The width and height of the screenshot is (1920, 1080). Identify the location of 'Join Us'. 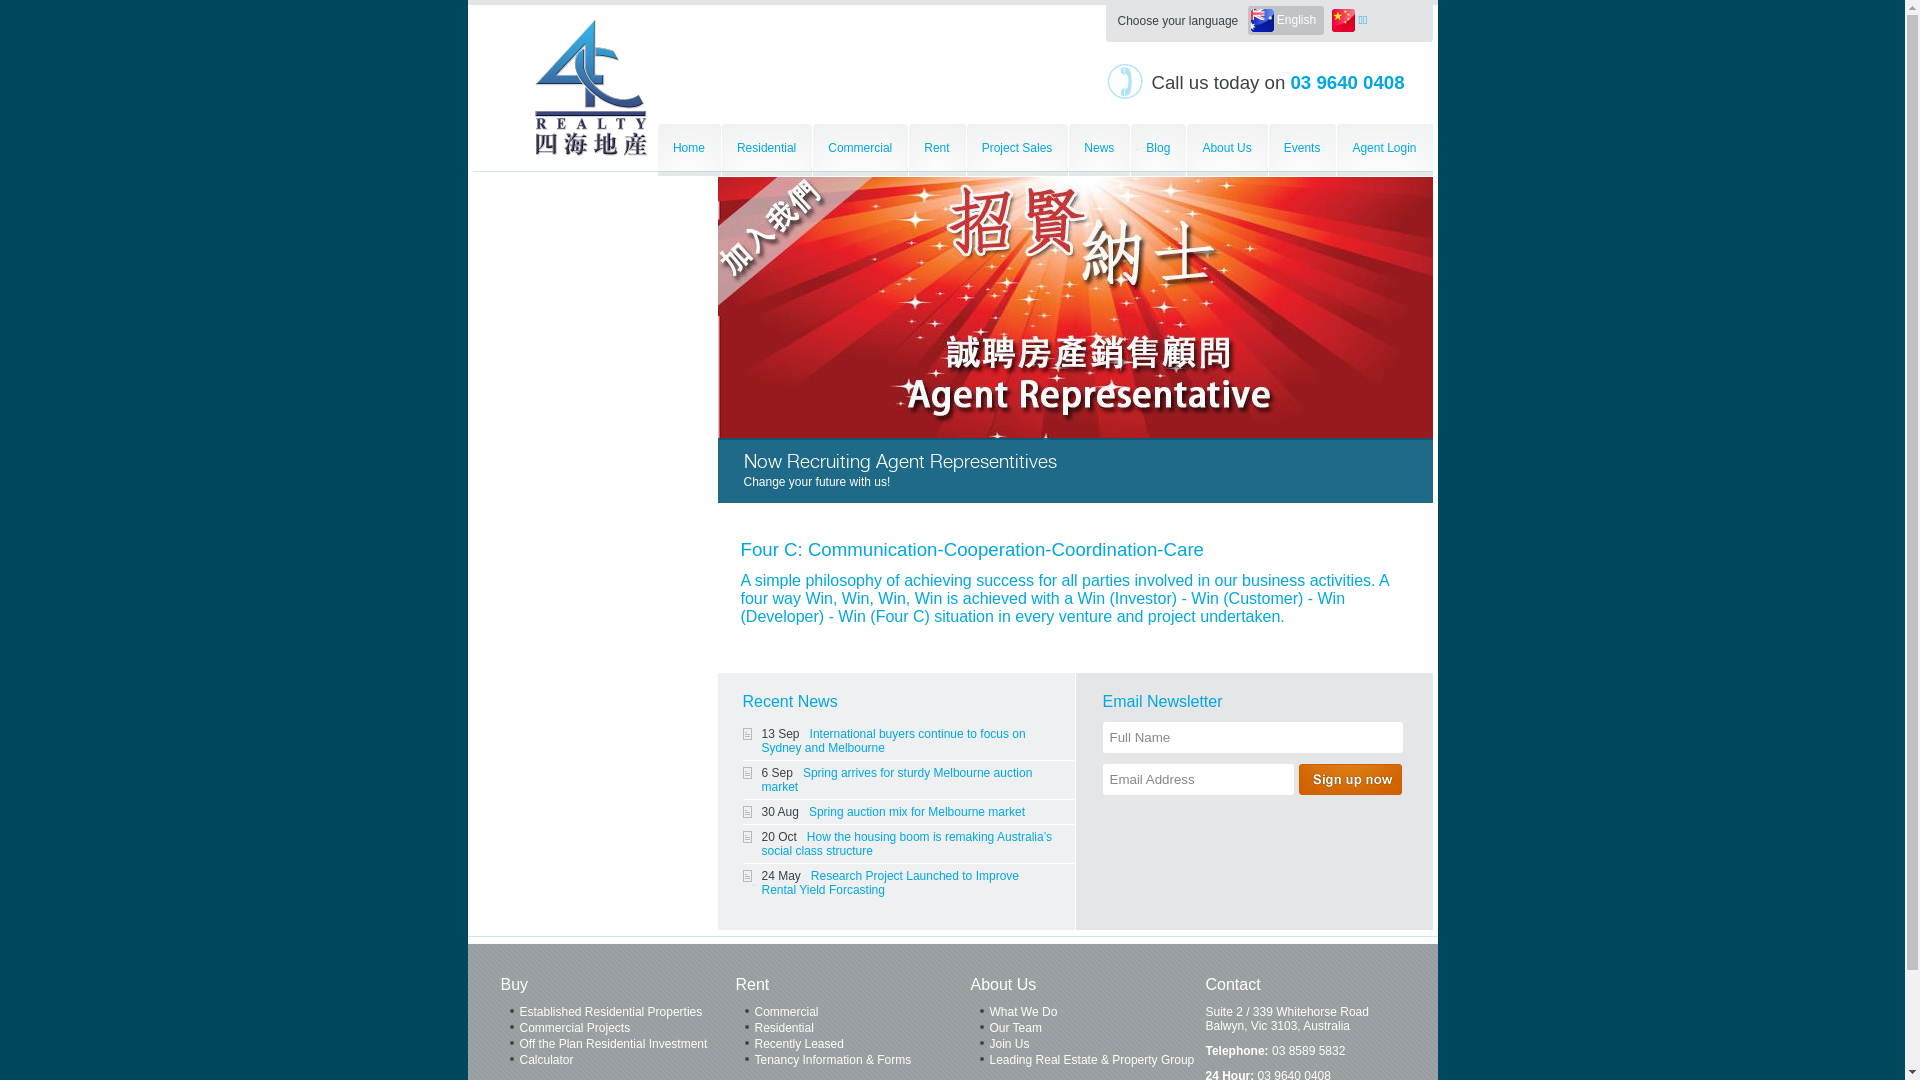
(1086, 1044).